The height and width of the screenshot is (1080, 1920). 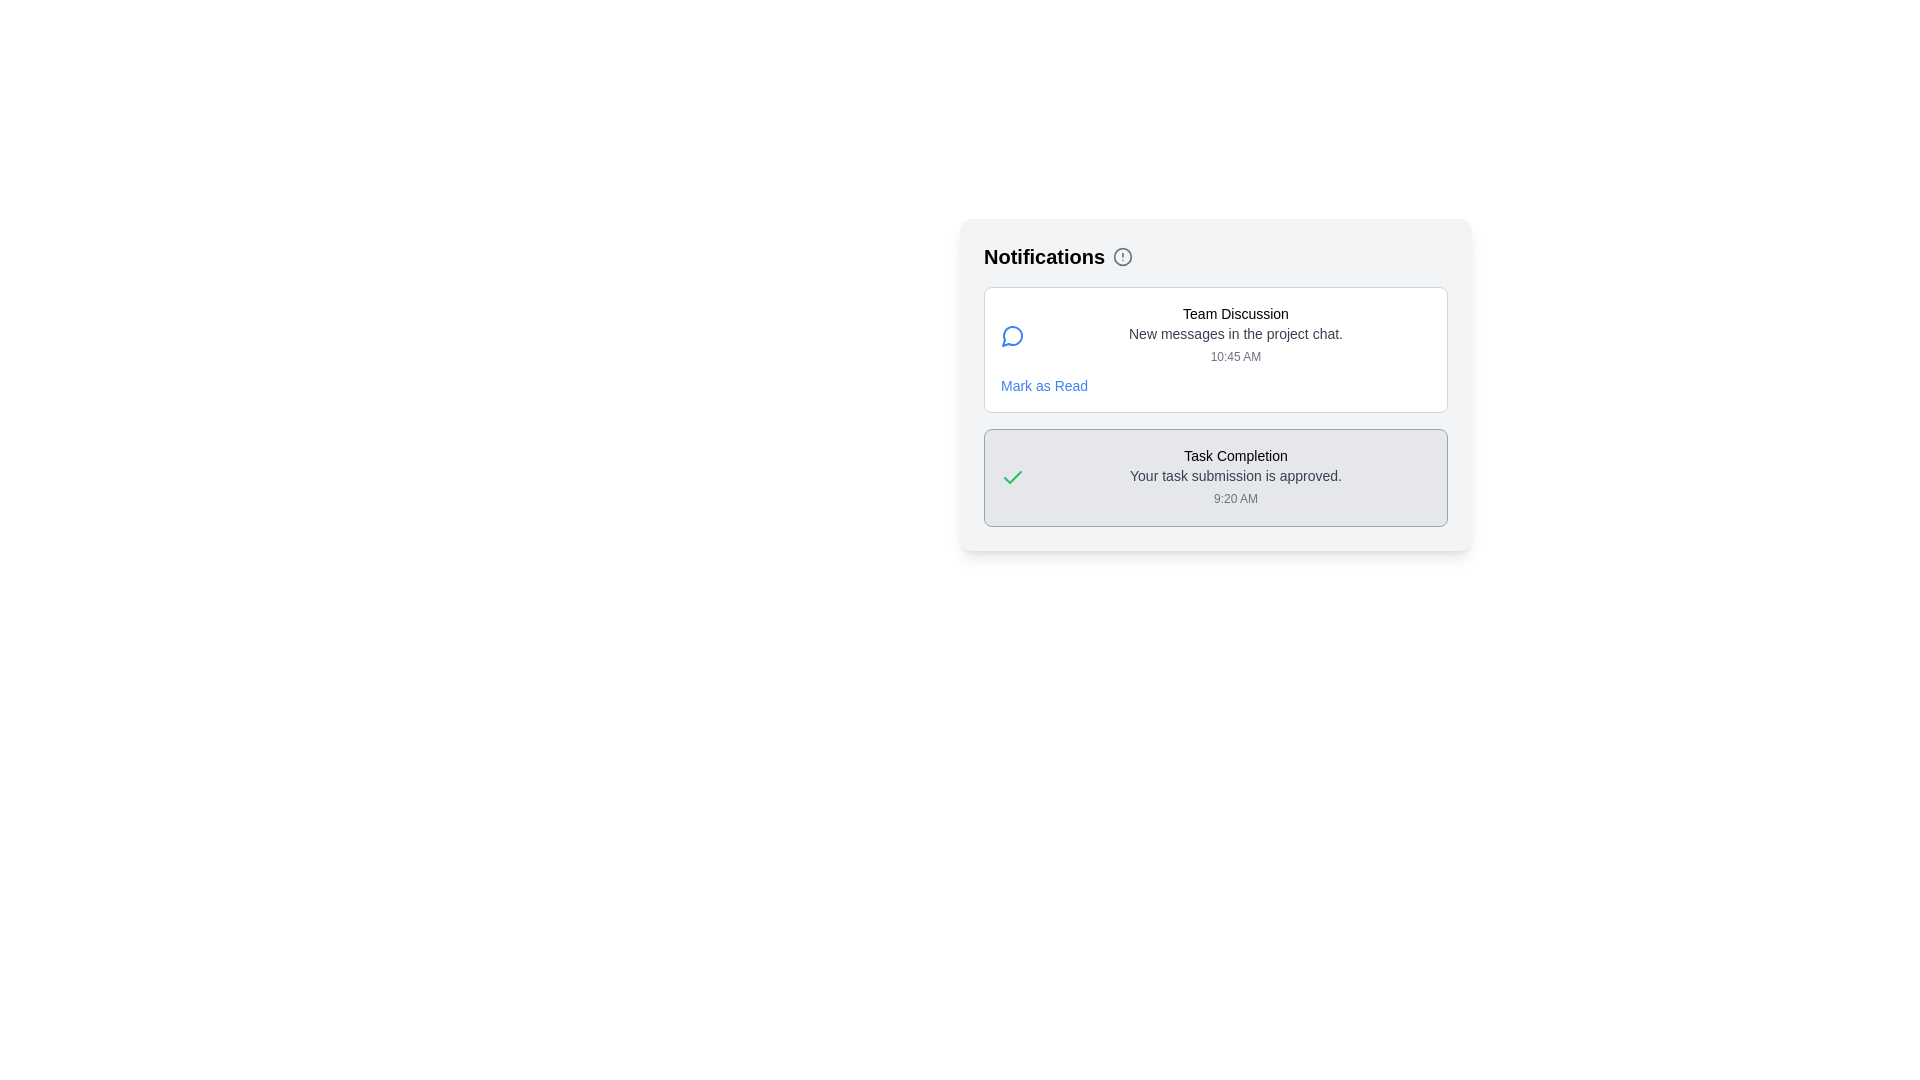 I want to click on the discussion icon located to the far-left of the 'Team Discussion' text in the notification panel, so click(x=1012, y=334).